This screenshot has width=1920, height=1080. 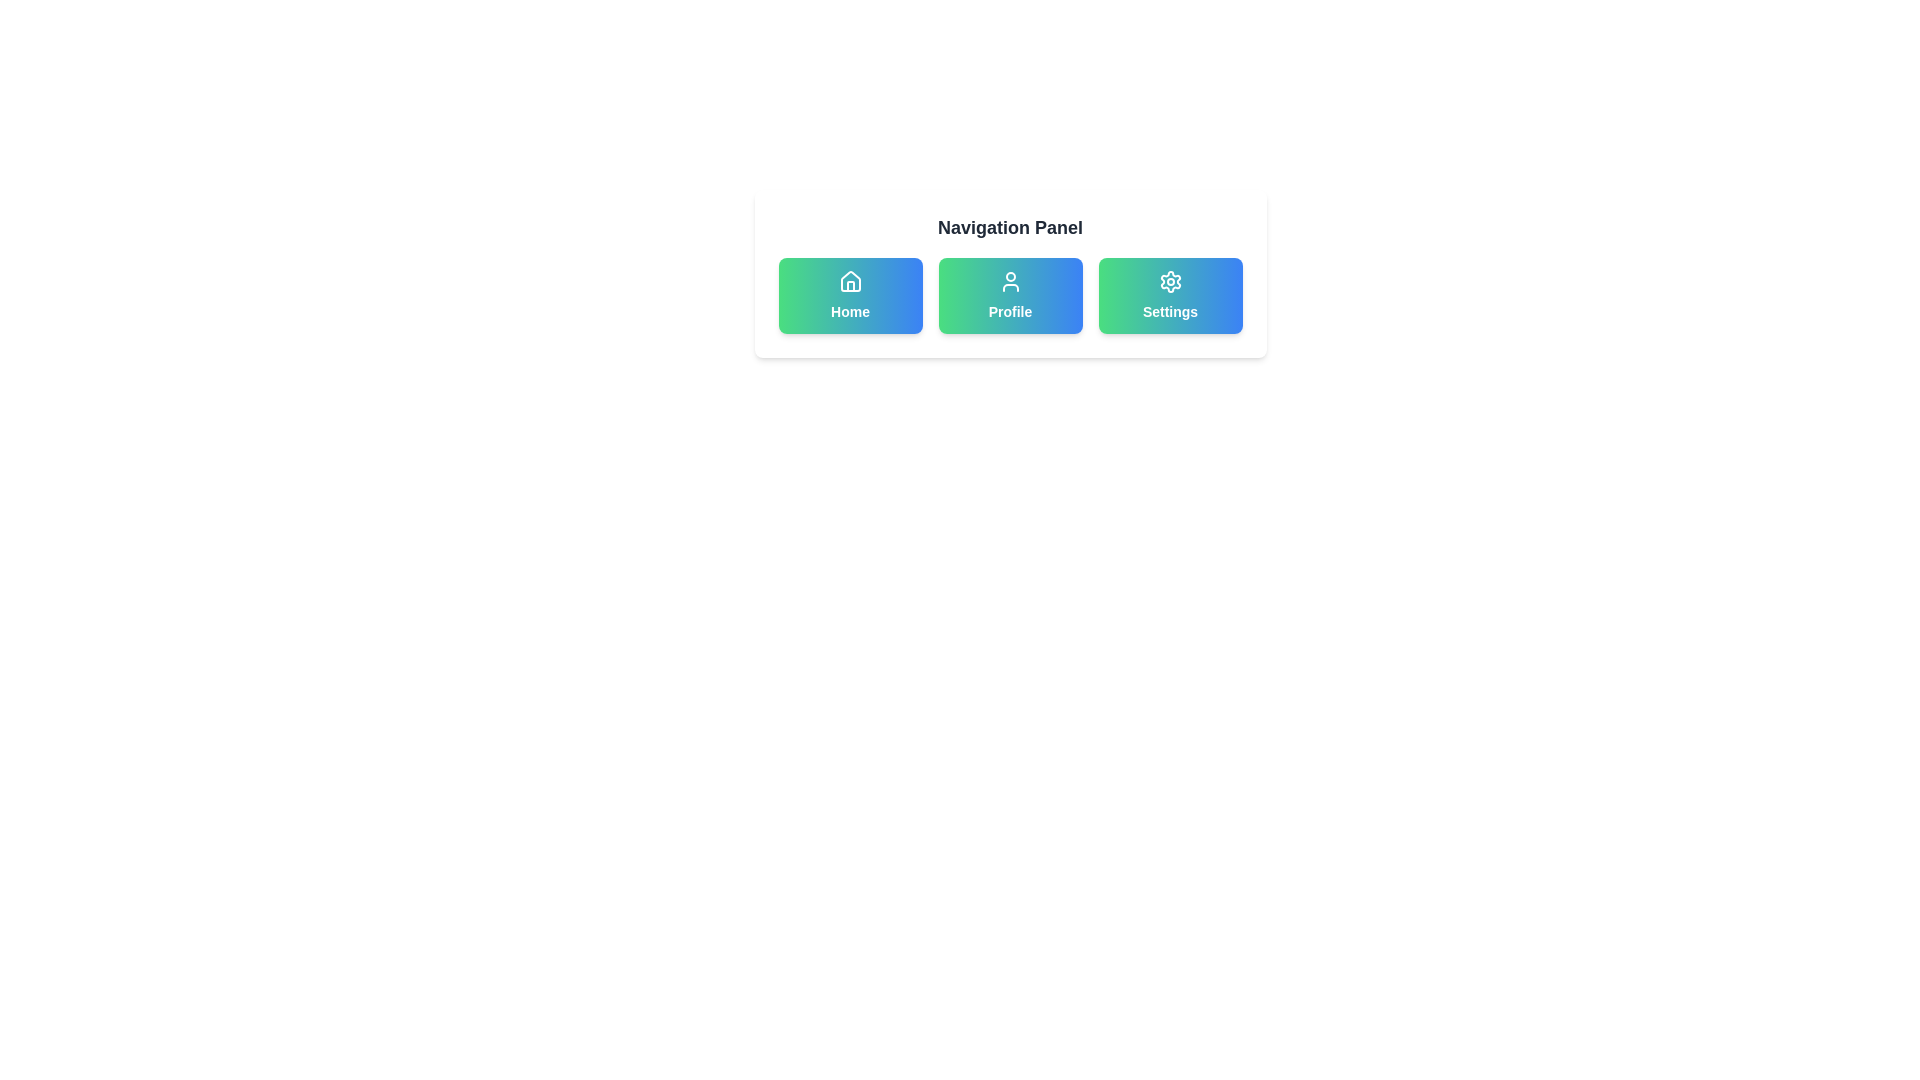 I want to click on the 'Settings' button, which is a rectangular button with a gradient background and a gear icon, so click(x=1170, y=296).